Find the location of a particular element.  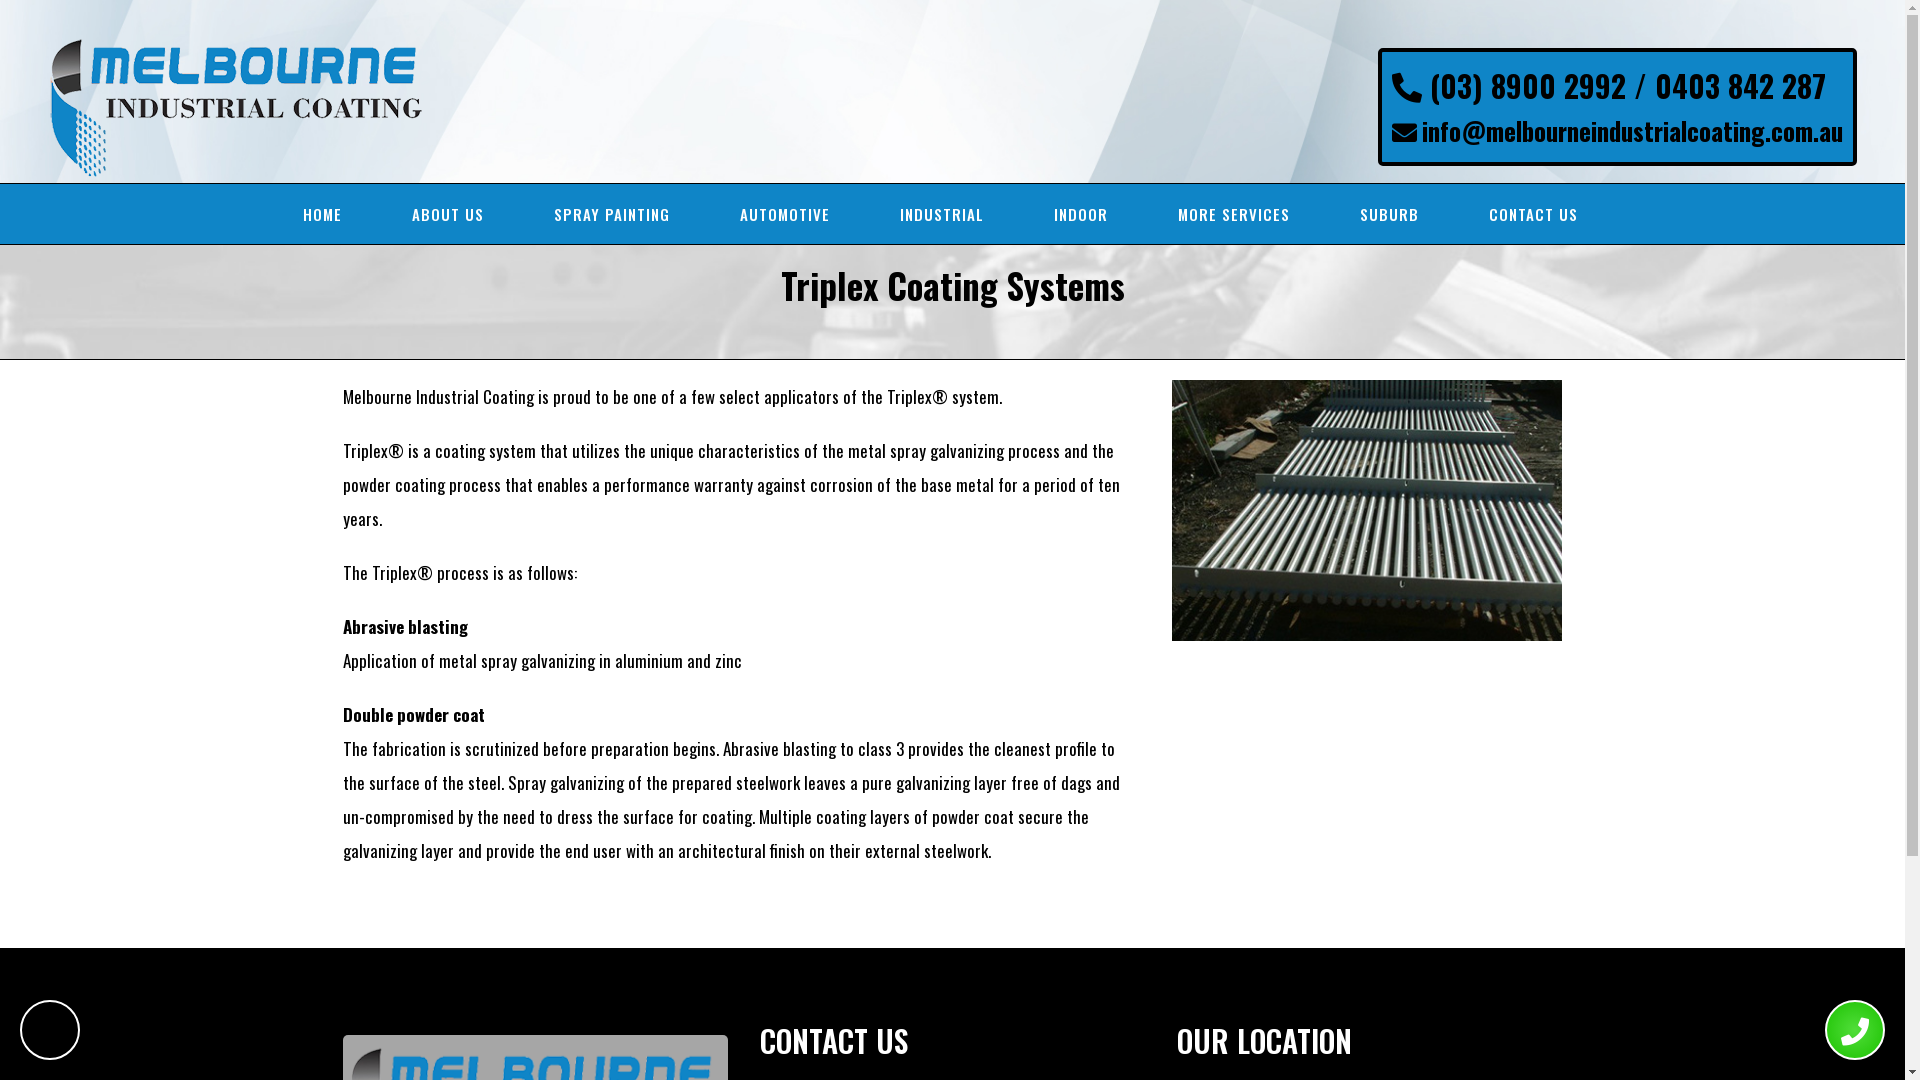

'SPRAY PAINTING' is located at coordinates (610, 213).